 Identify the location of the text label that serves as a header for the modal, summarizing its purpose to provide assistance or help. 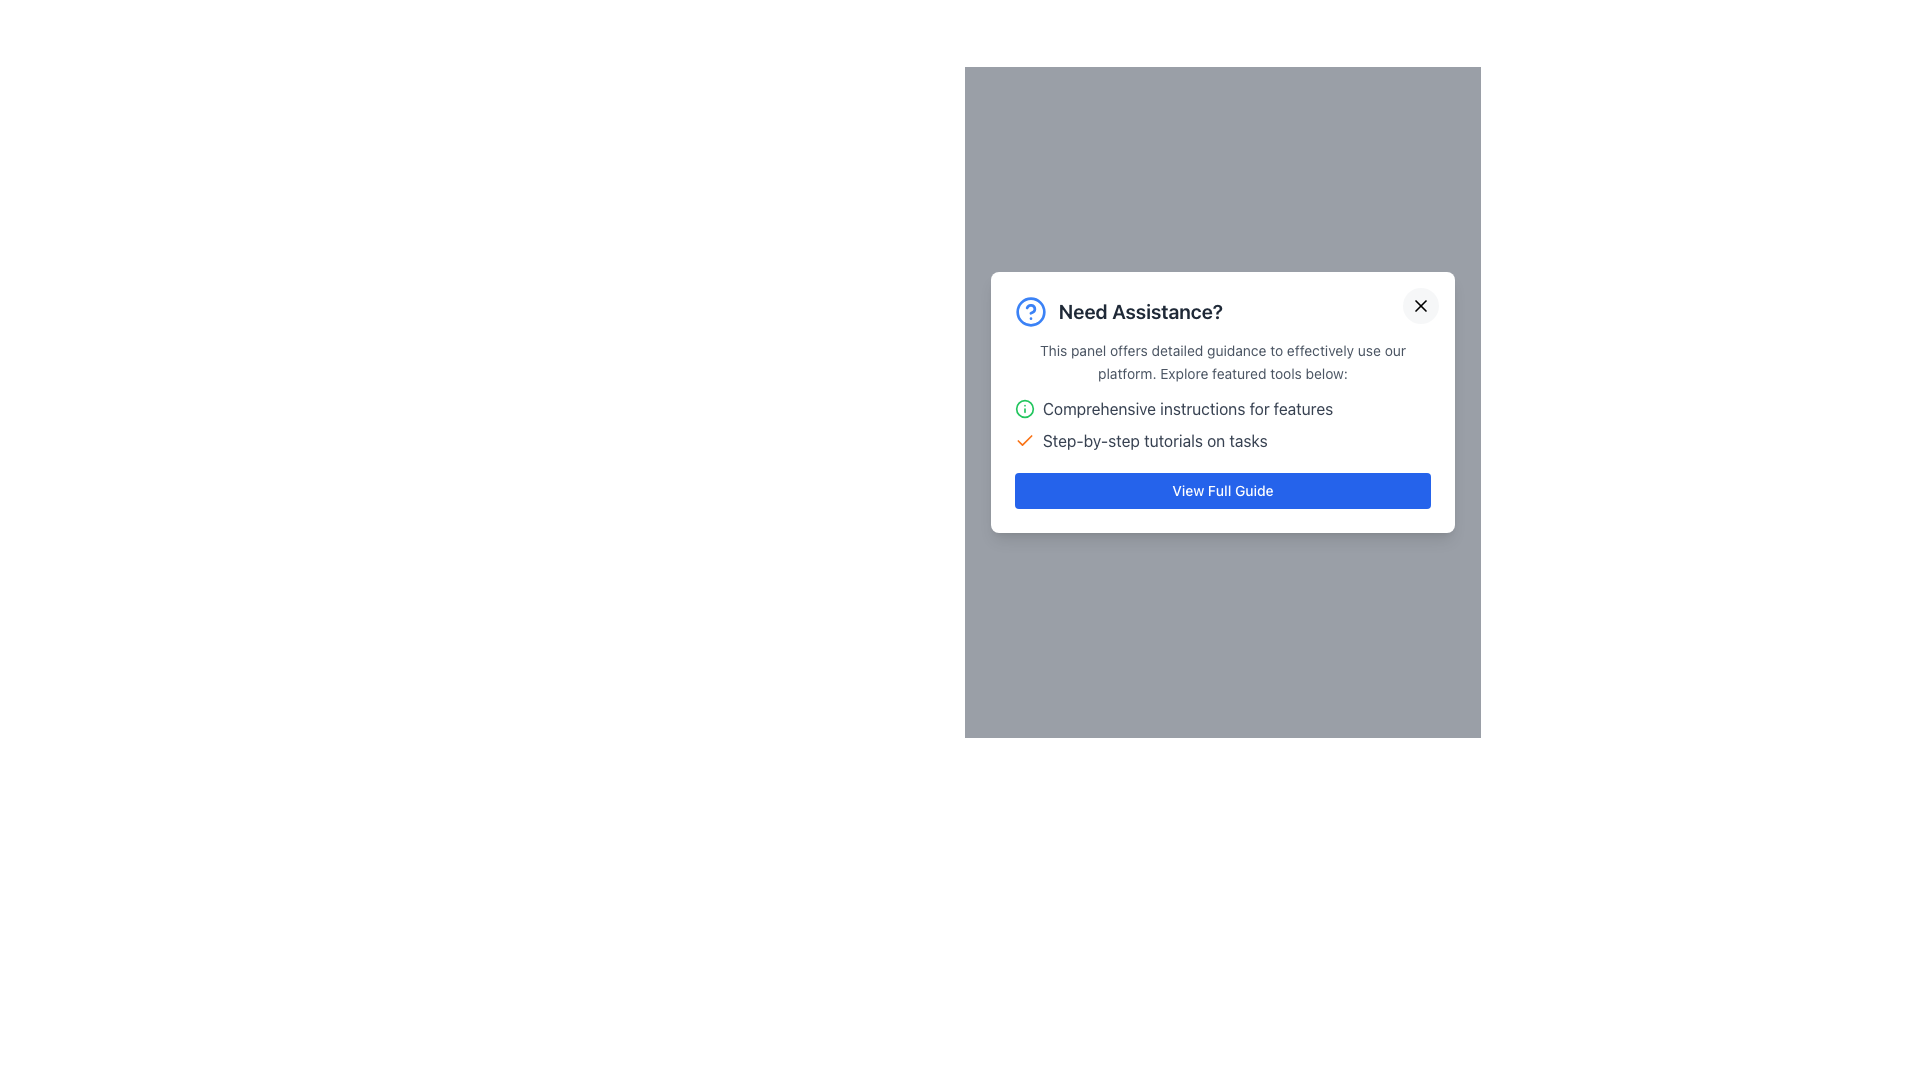
(1140, 311).